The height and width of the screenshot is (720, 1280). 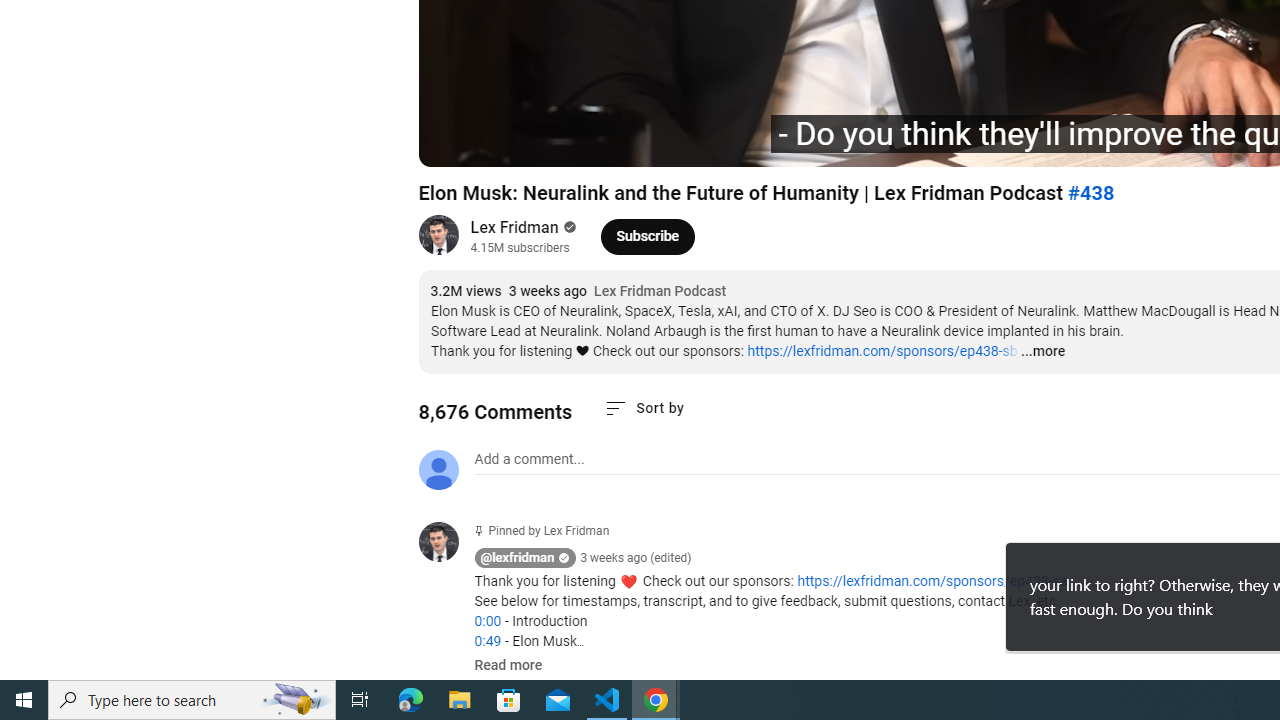 What do you see at coordinates (881, 350) in the screenshot?
I see `'https://lexfridman.com/sponsors/ep438-sb'` at bounding box center [881, 350].